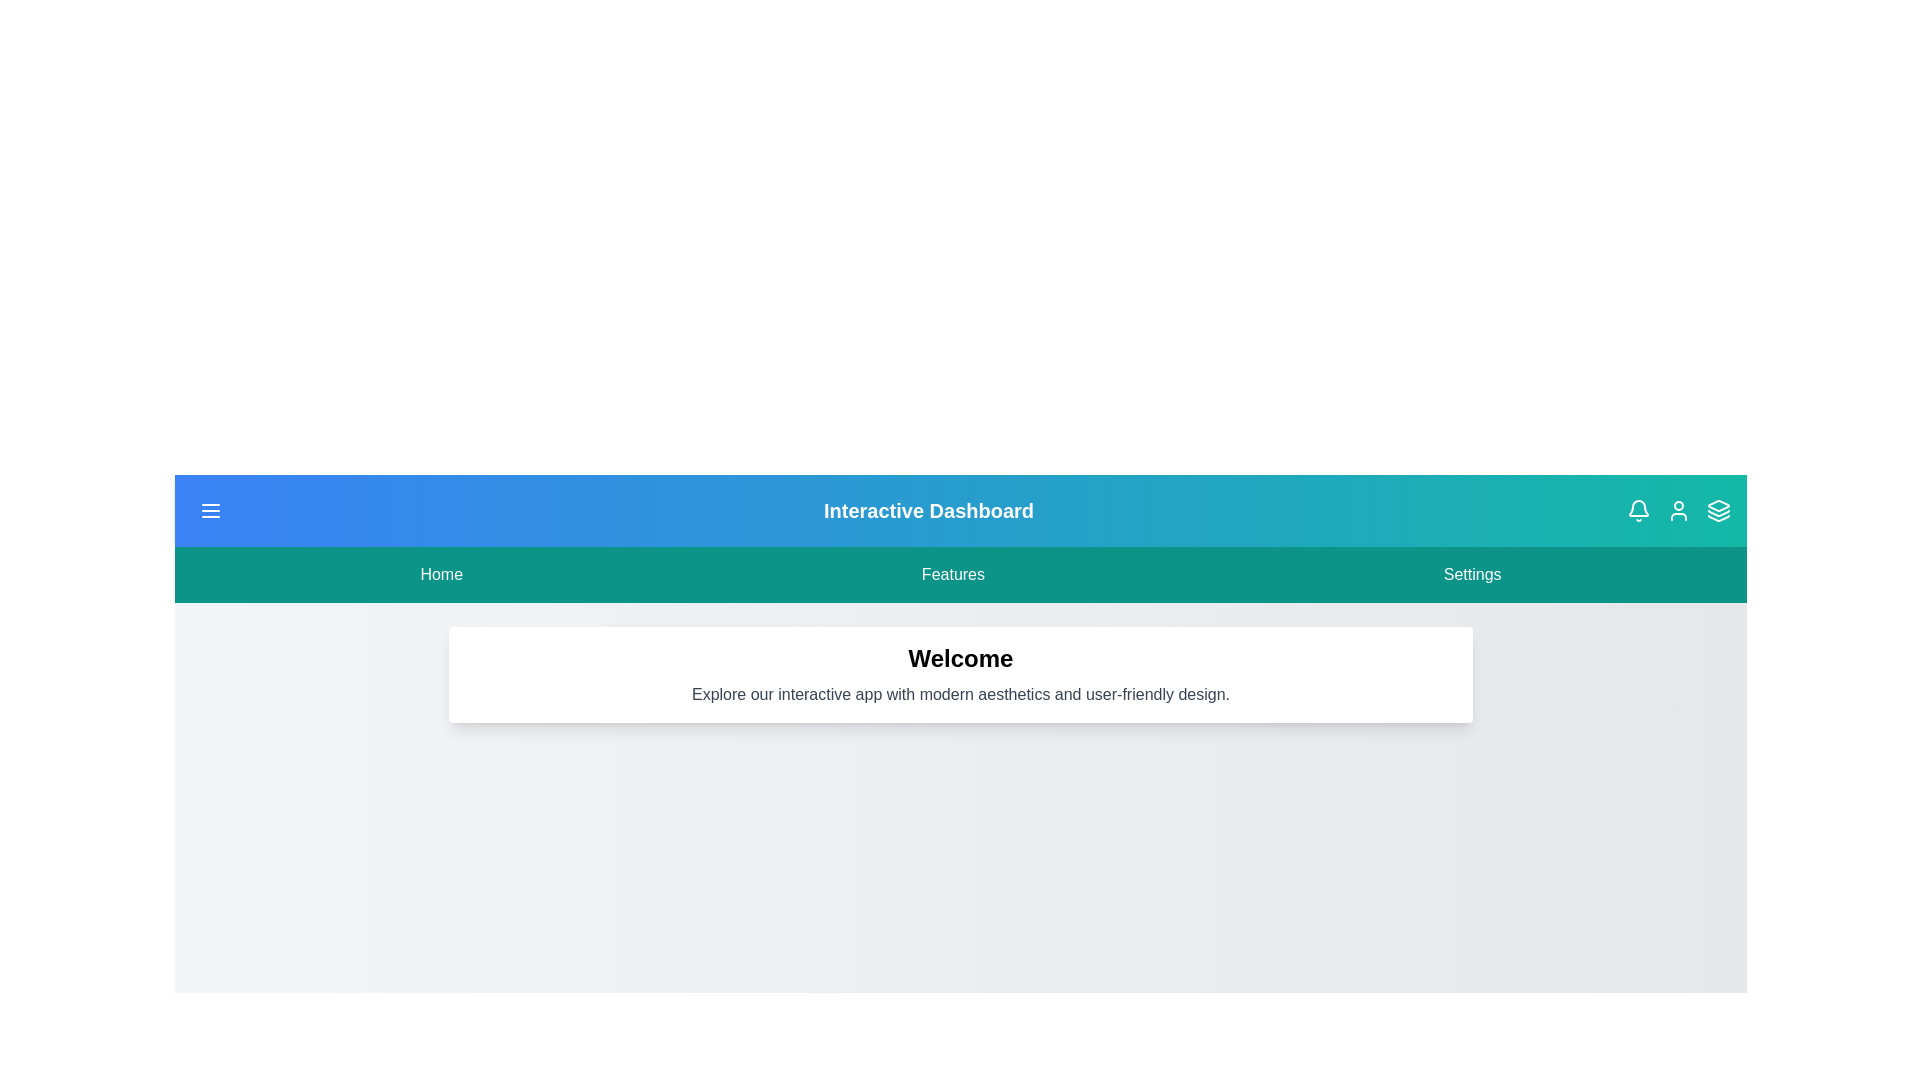 This screenshot has height=1080, width=1920. I want to click on the Features link in the navigation bar to navigate to the corresponding section, so click(952, 574).